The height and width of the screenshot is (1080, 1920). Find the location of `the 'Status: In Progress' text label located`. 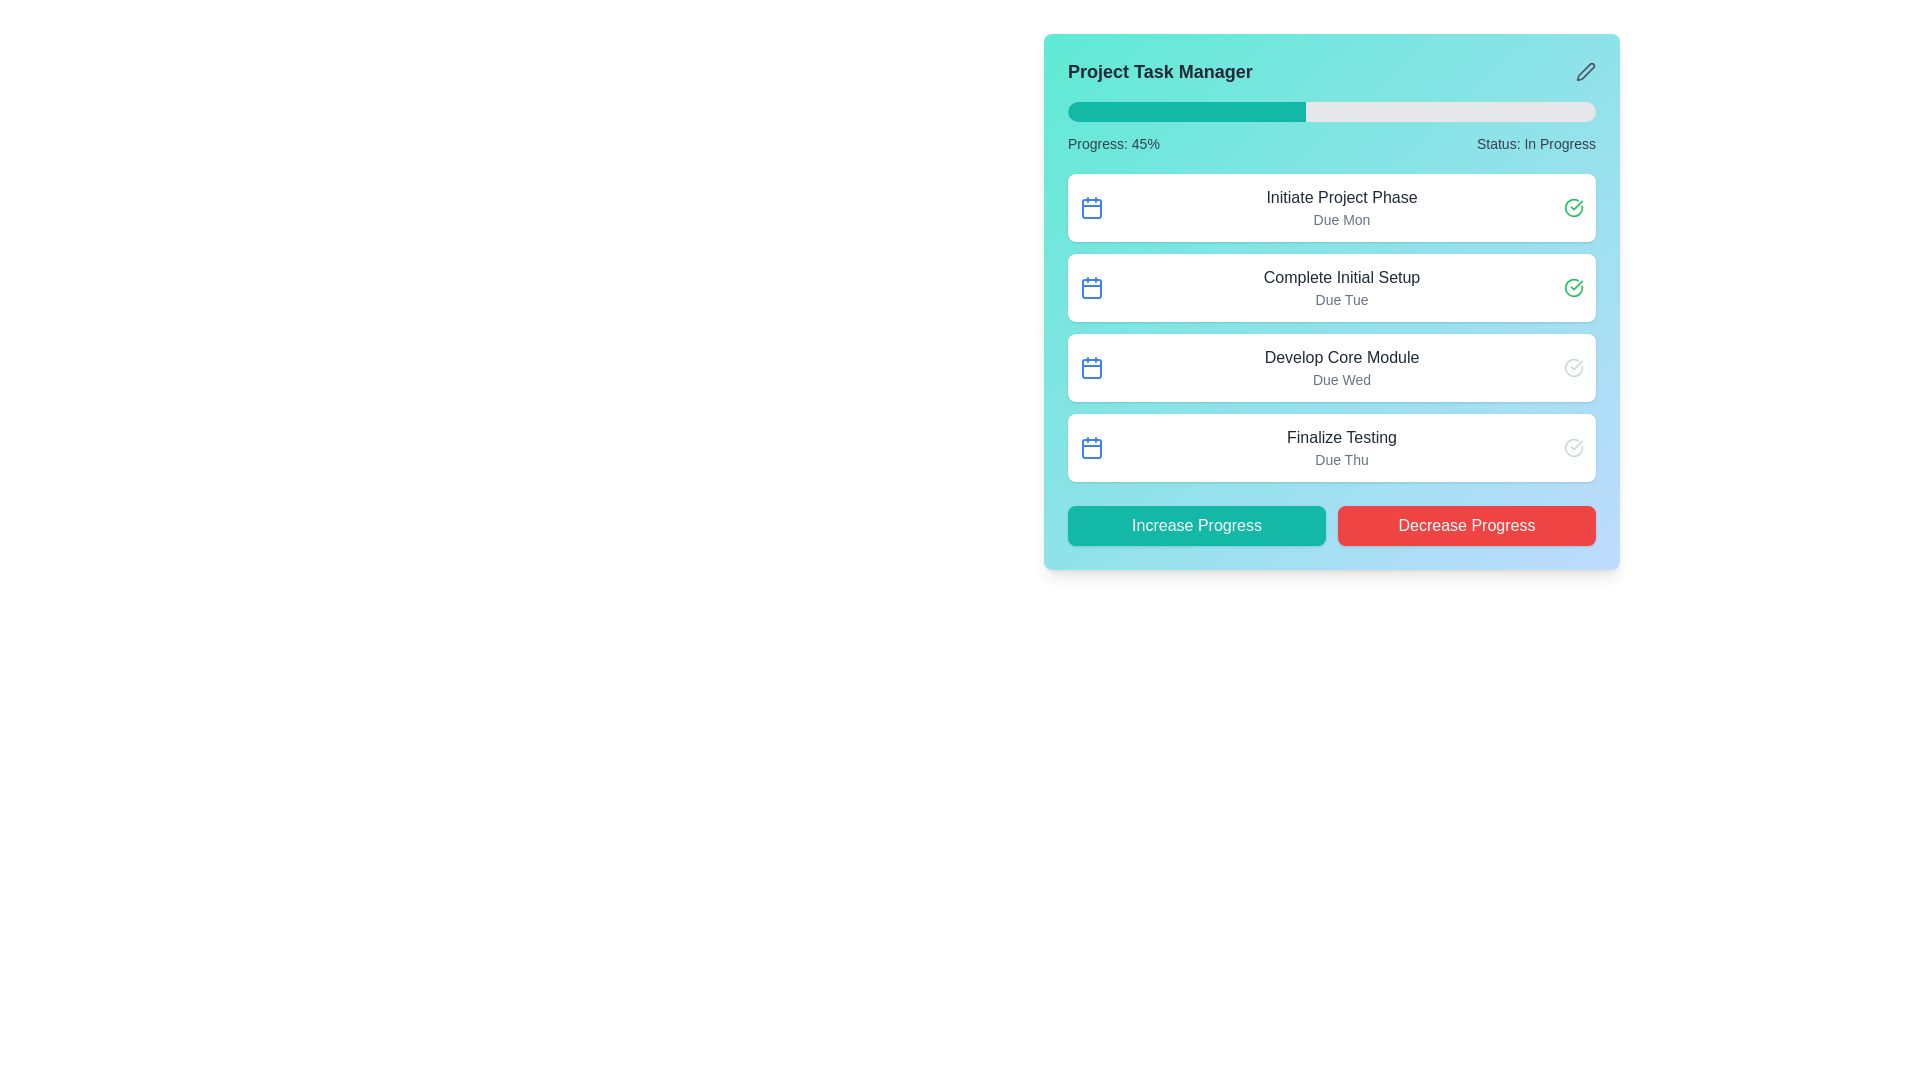

the 'Status: In Progress' text label located is located at coordinates (1535, 142).